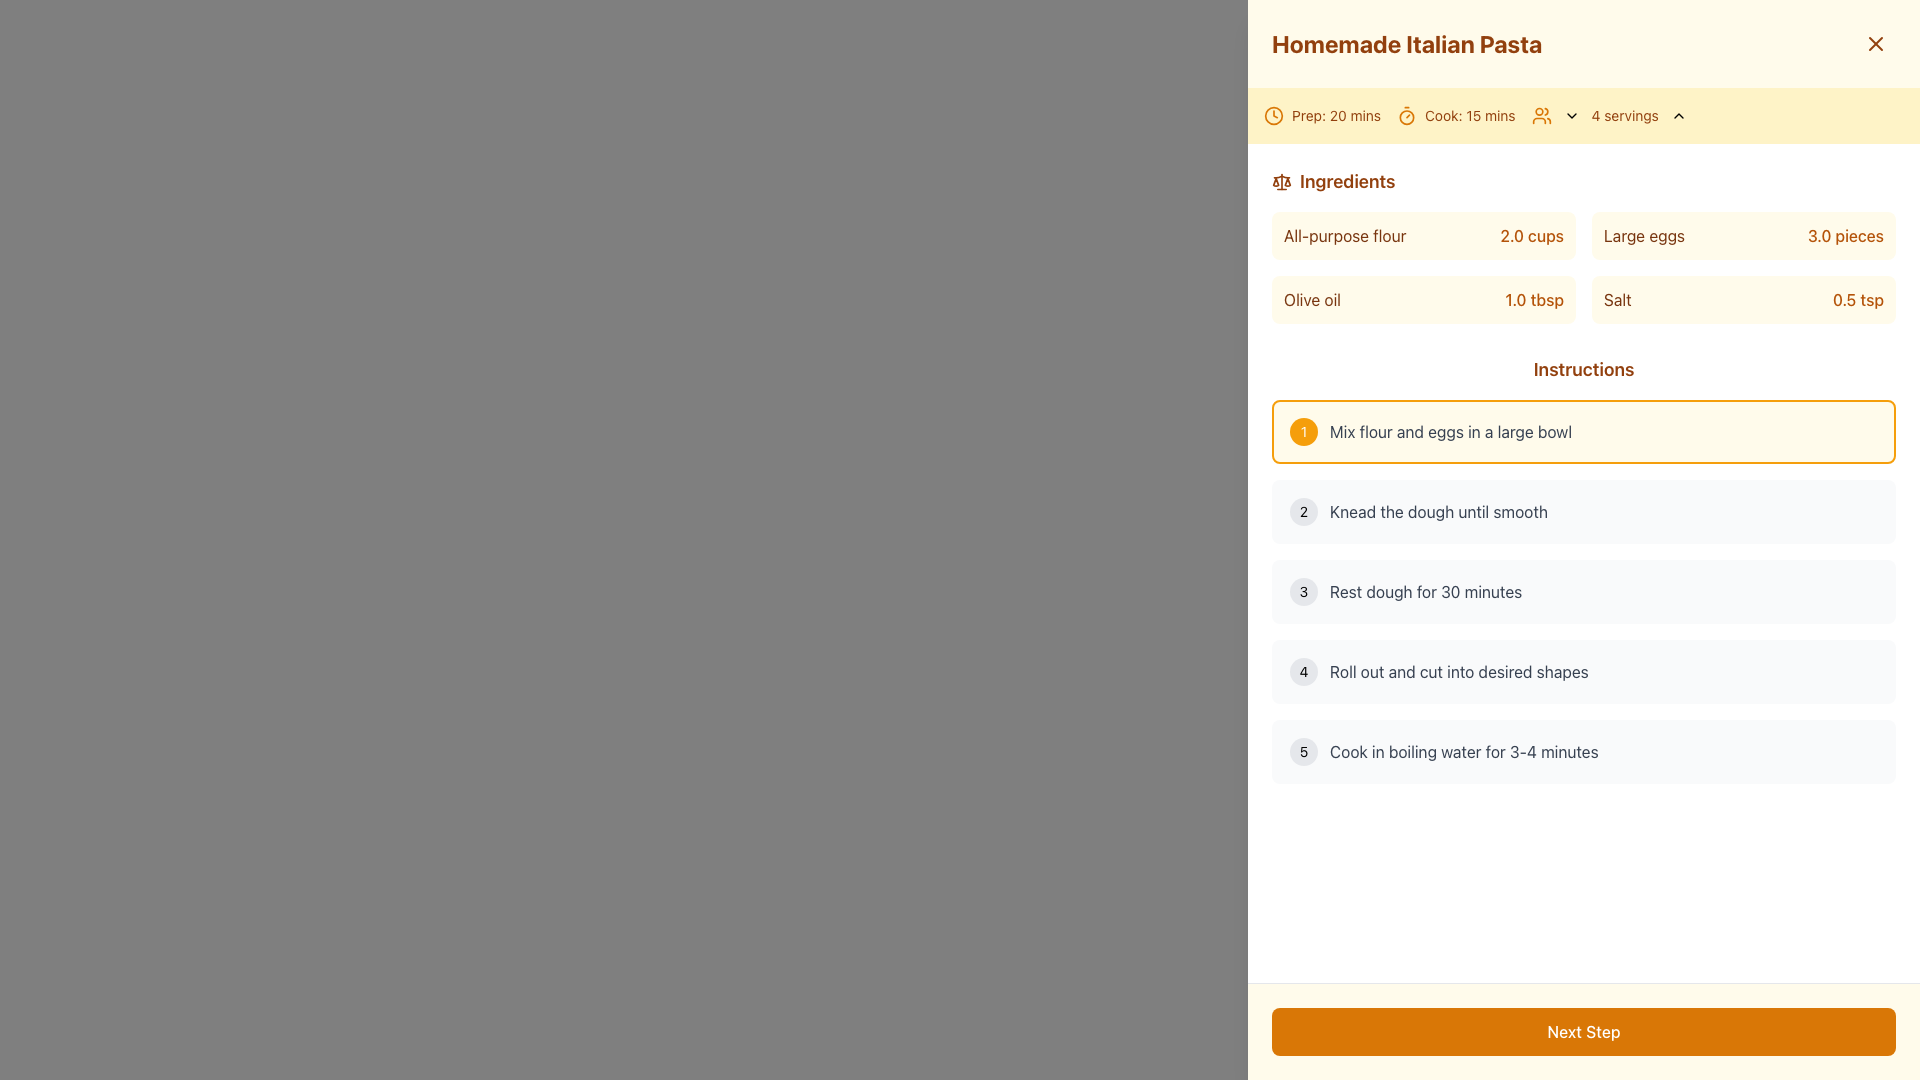  I want to click on the third instructional step in the recipe guide, which follows the step "2 Knead the dough until smooth" and precedes "4 Roll out and cut into desired shapes", so click(1583, 590).